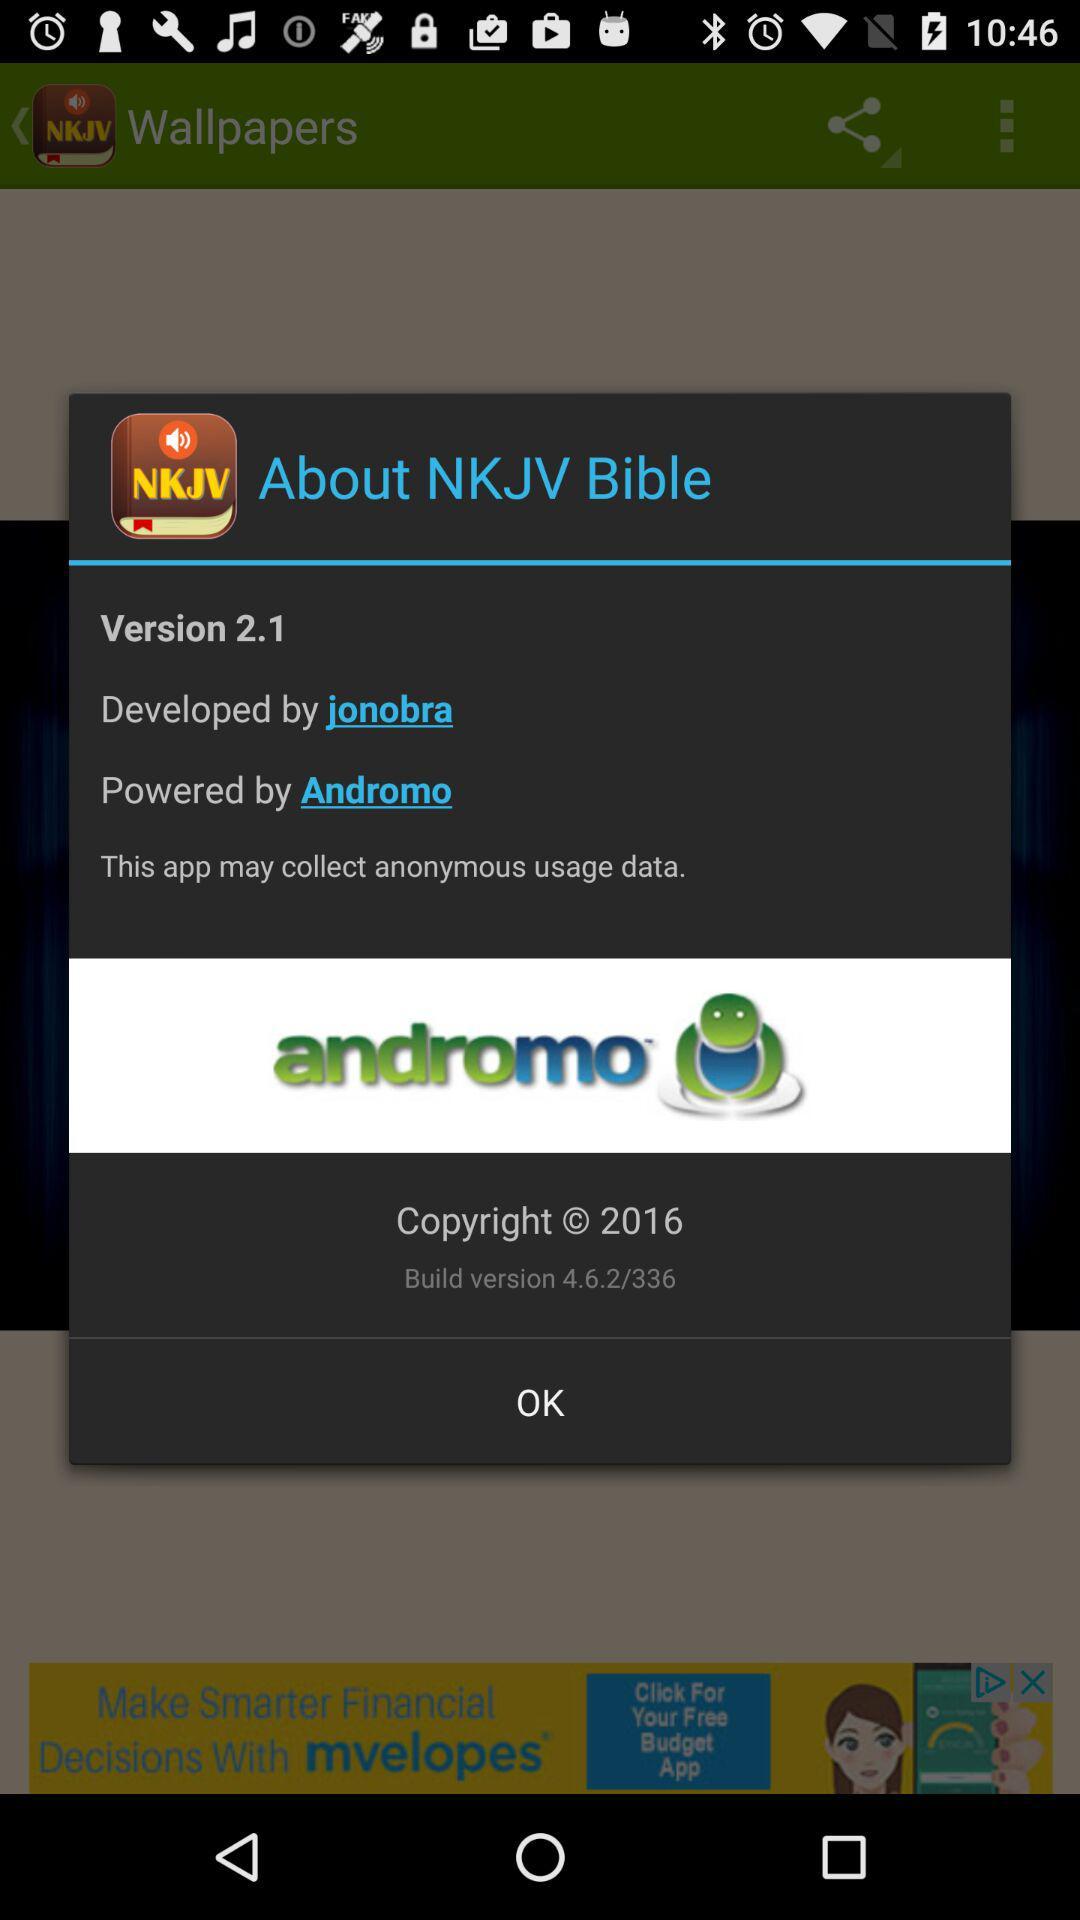 This screenshot has width=1080, height=1920. What do you see at coordinates (540, 804) in the screenshot?
I see `the icon above the this app may item` at bounding box center [540, 804].